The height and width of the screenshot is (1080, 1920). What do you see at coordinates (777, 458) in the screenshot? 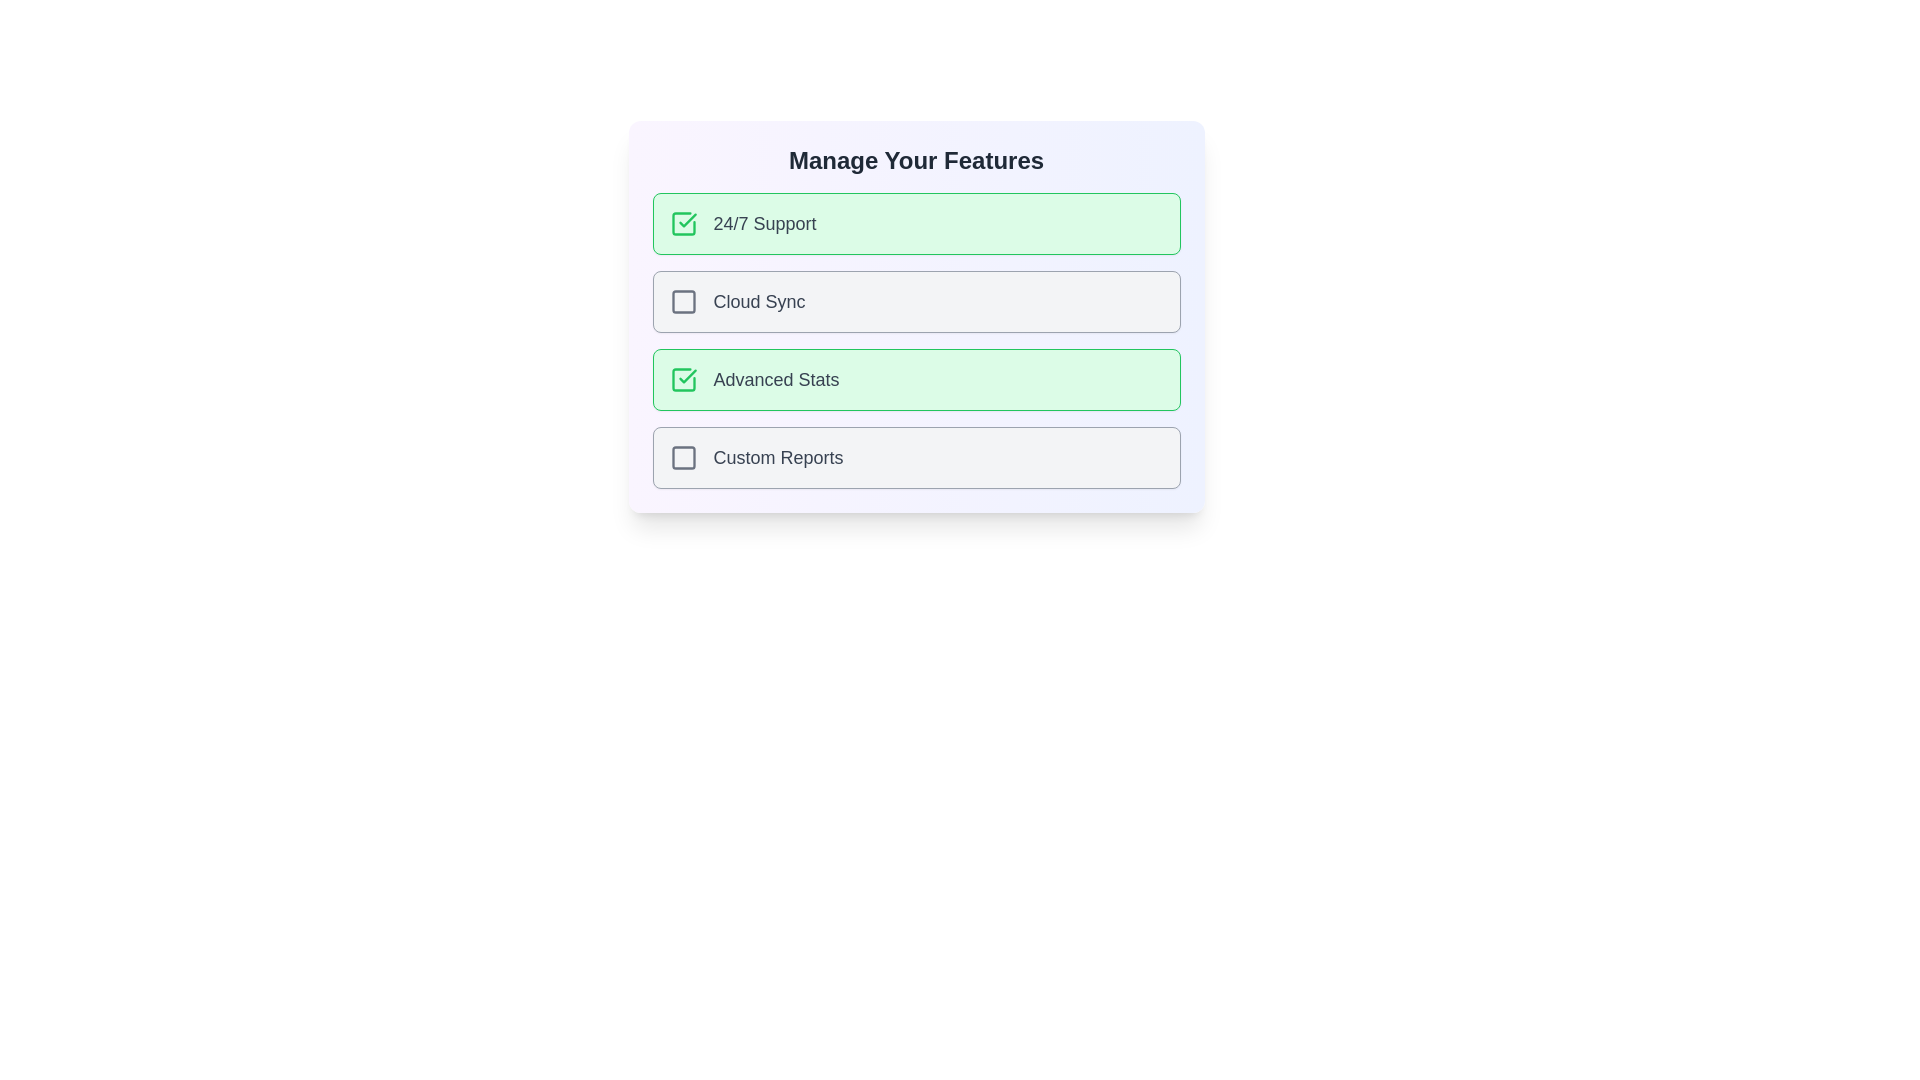
I see `the text label 'Custom Reports', which is the third text component in a list of options under 'Manage Your Features', positioned to the right of an unchecked checkbox` at bounding box center [777, 458].